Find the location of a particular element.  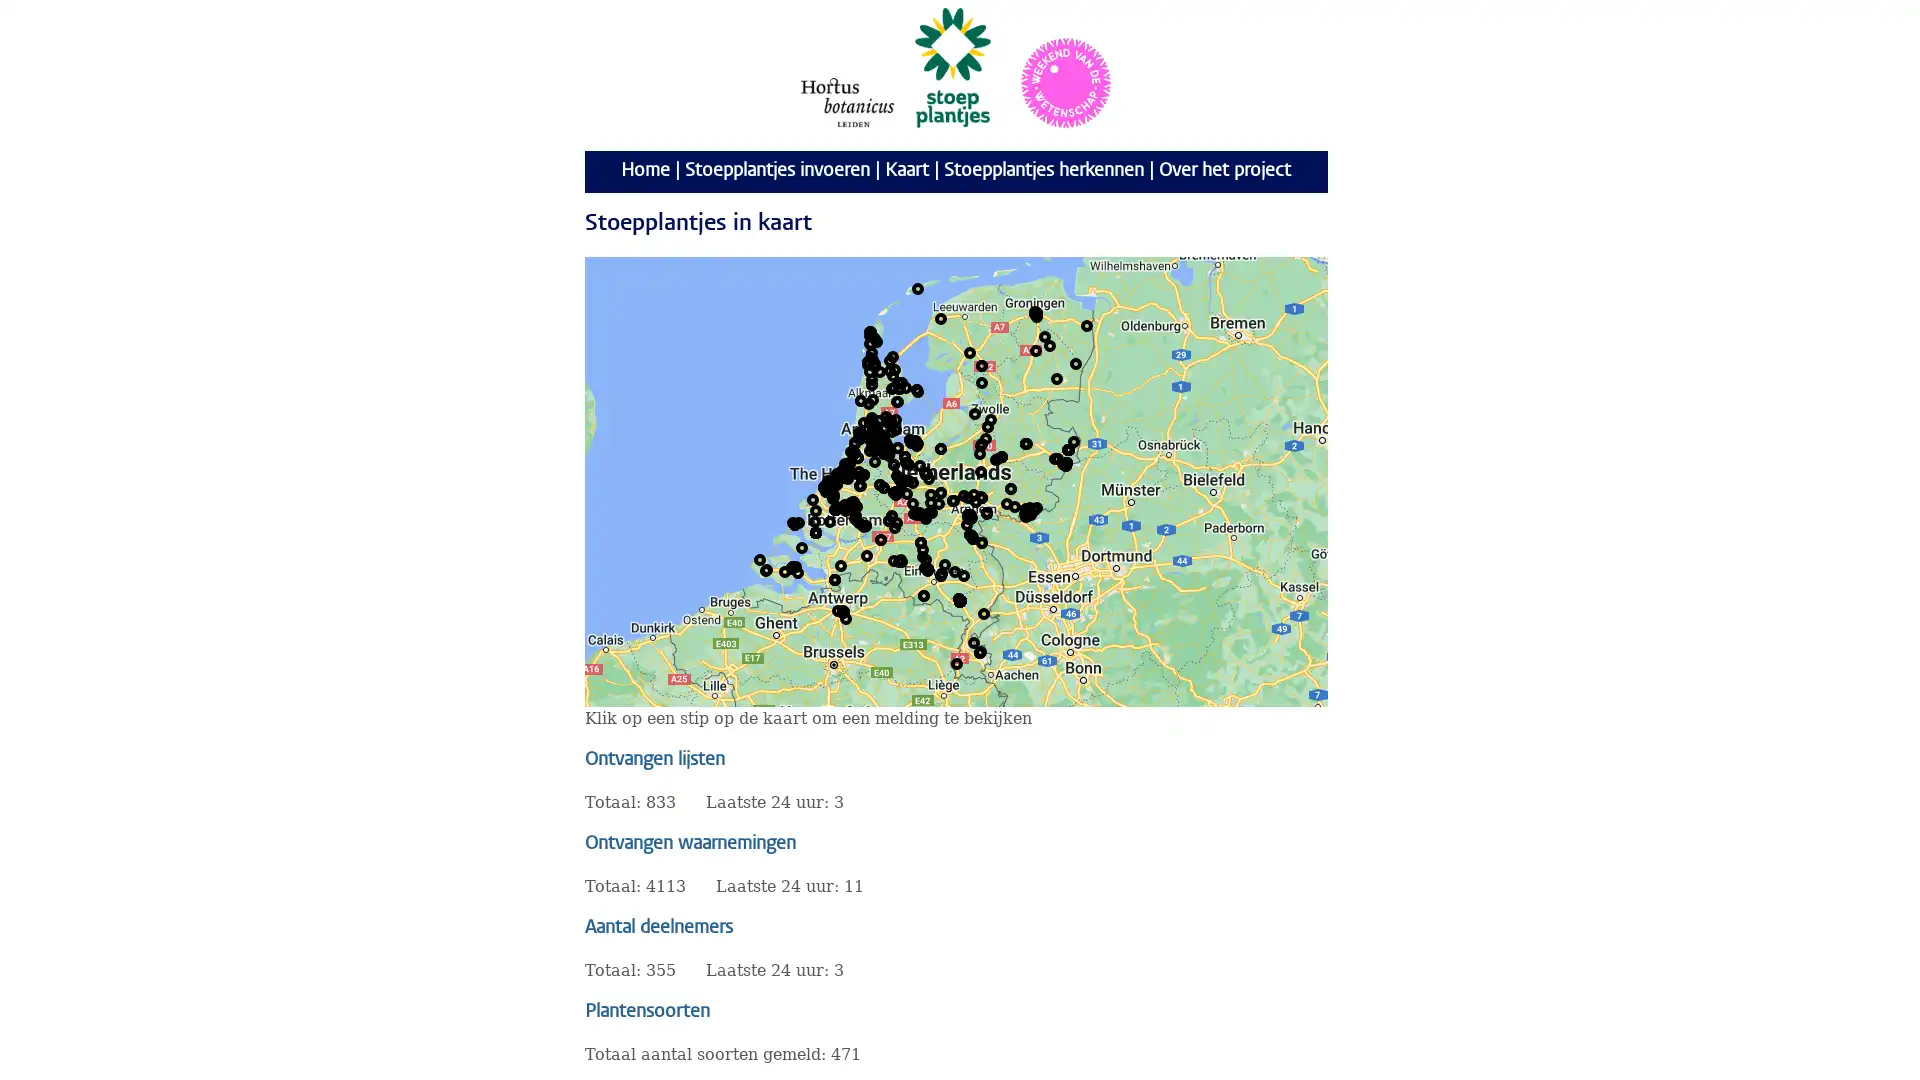

Telling van Nova op 05 december 2021 is located at coordinates (973, 536).